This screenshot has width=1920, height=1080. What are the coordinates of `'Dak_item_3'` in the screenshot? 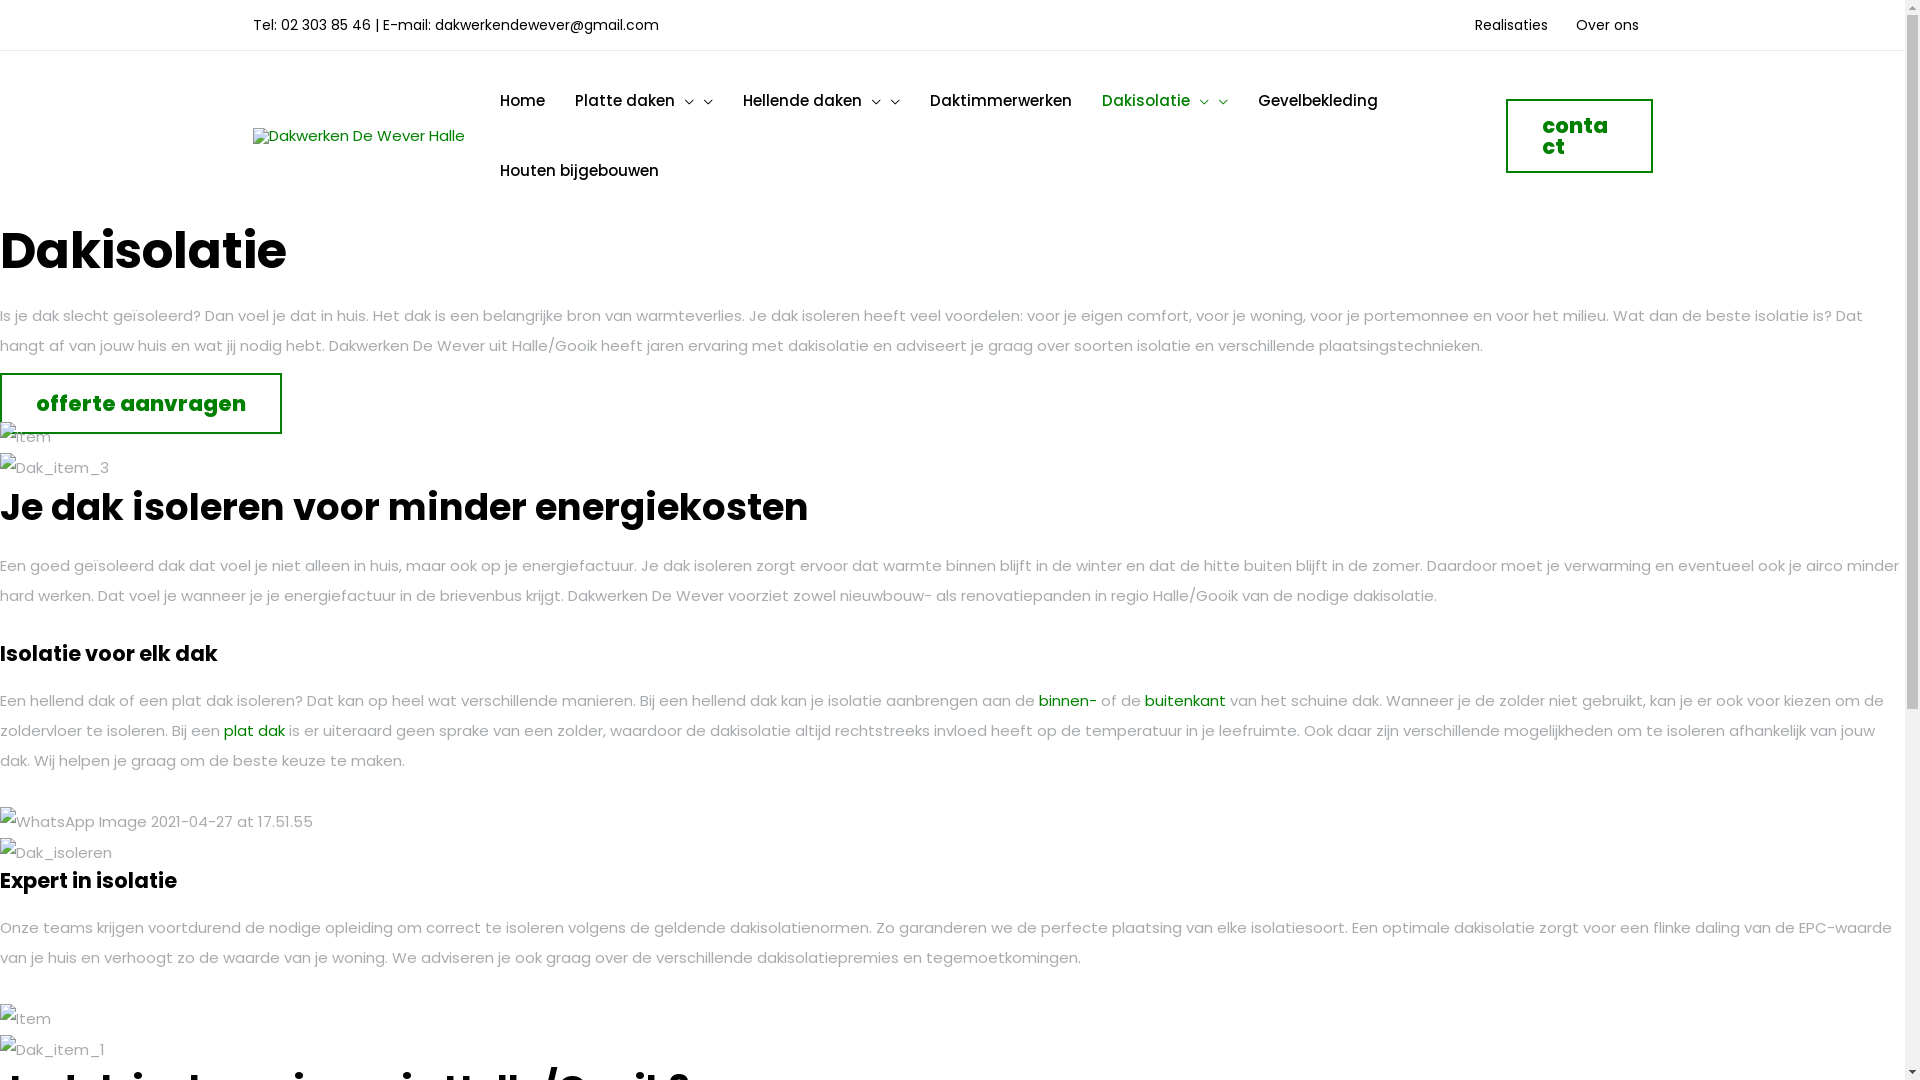 It's located at (54, 467).